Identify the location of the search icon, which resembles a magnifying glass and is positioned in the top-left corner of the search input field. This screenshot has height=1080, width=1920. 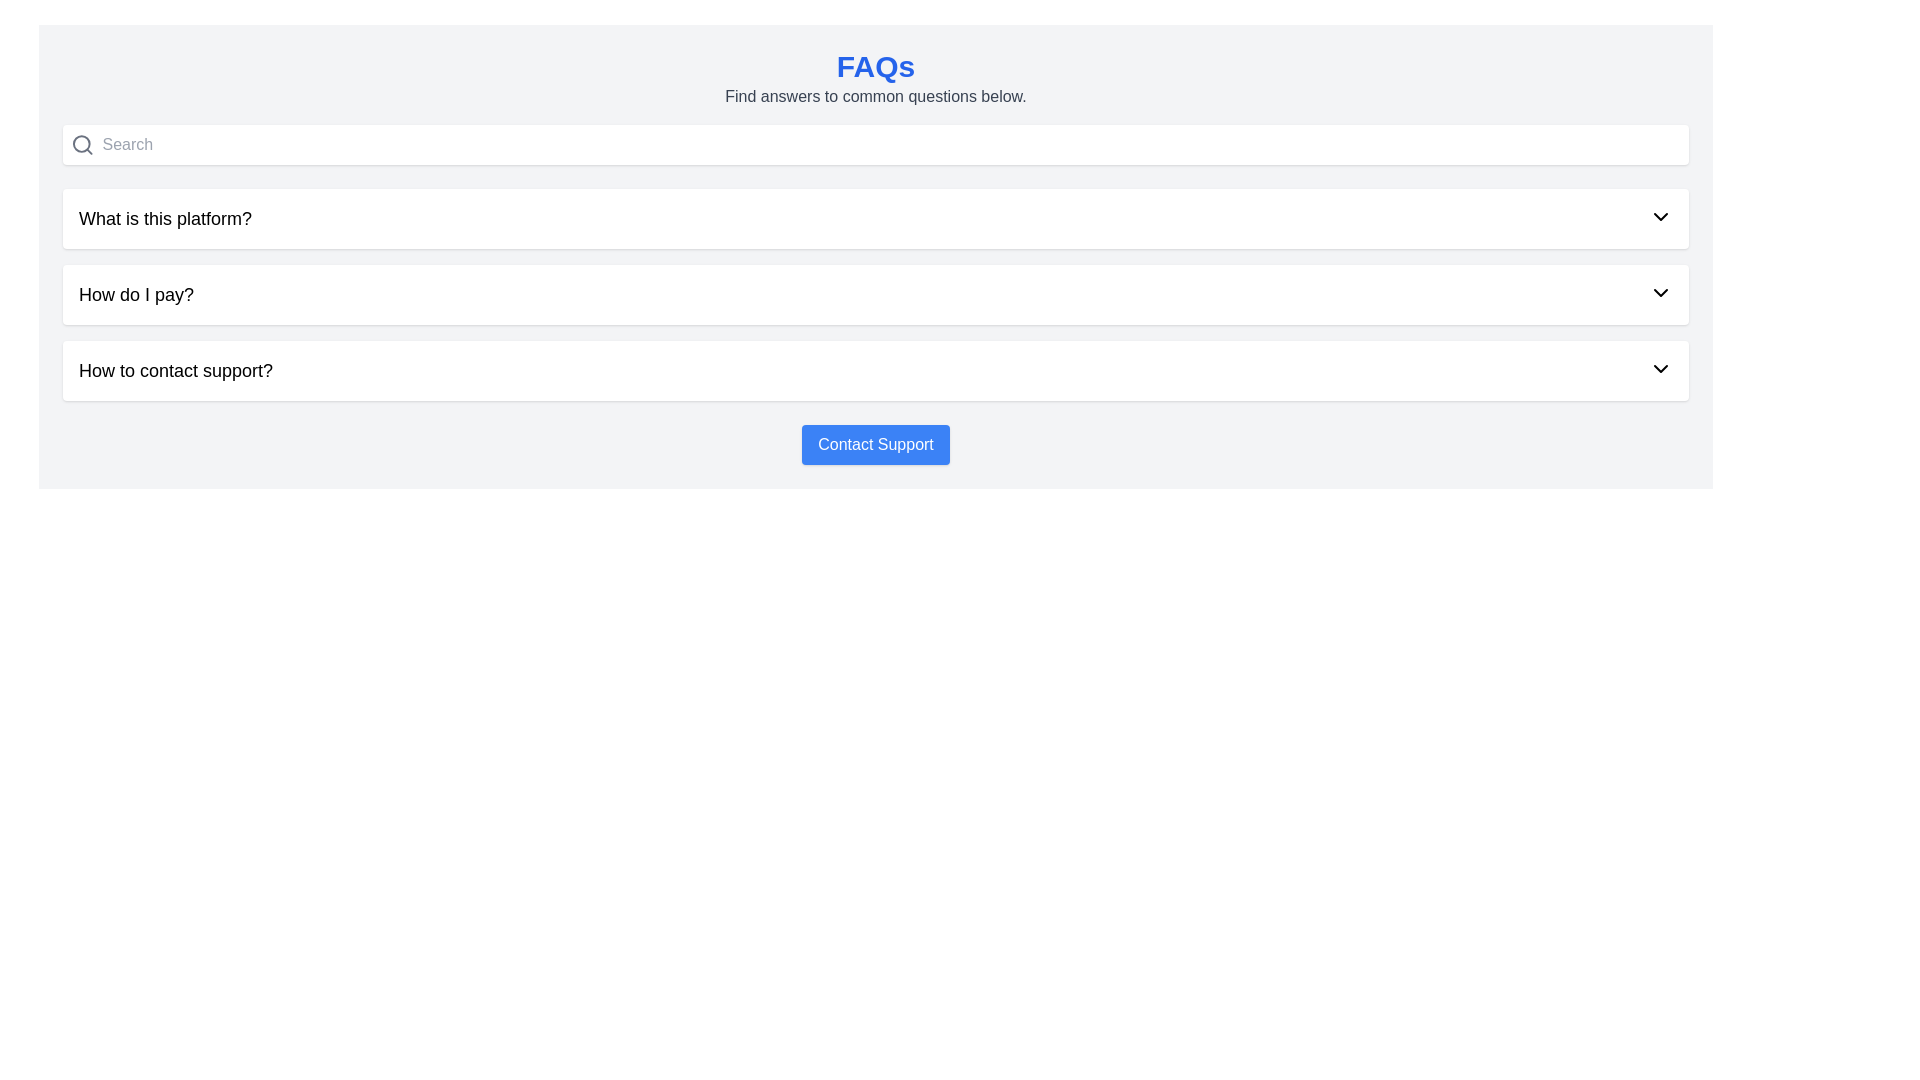
(81, 144).